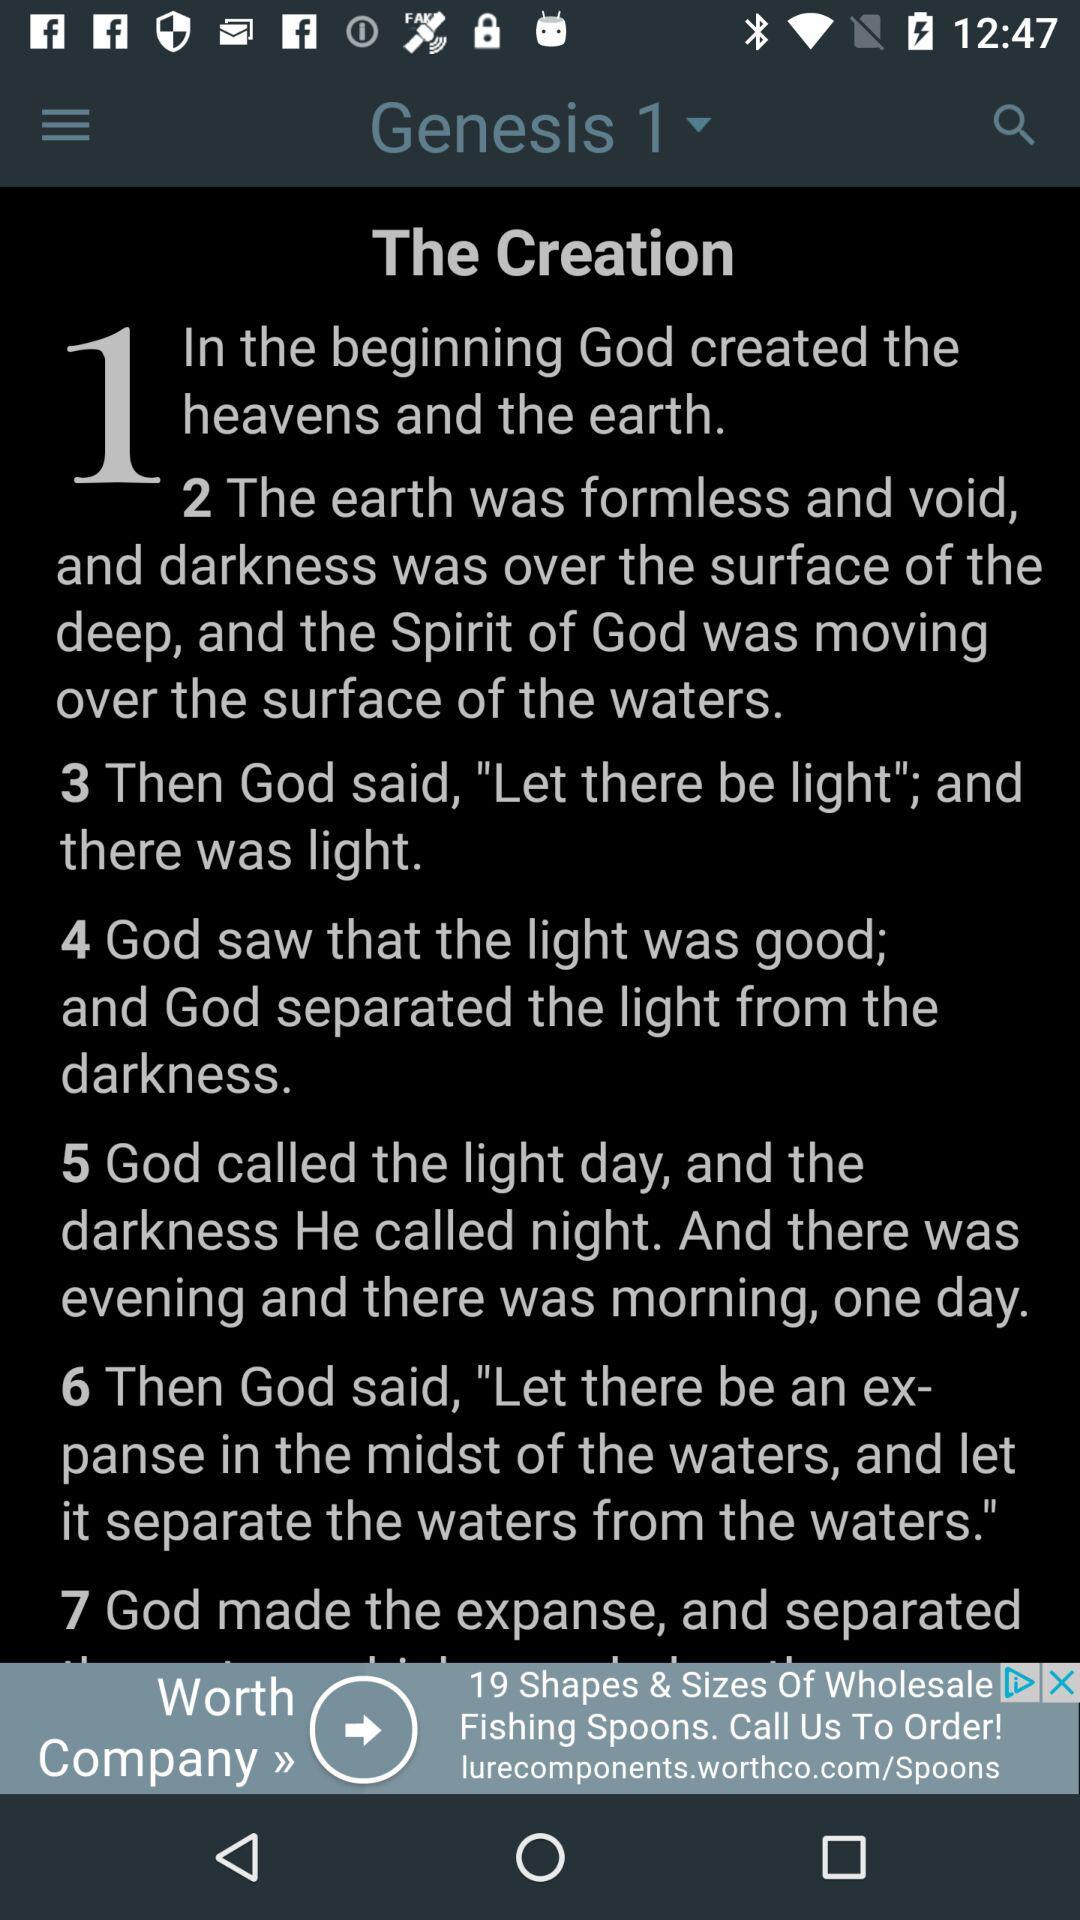  Describe the element at coordinates (540, 1727) in the screenshot. I see `interact with advertisement` at that location.